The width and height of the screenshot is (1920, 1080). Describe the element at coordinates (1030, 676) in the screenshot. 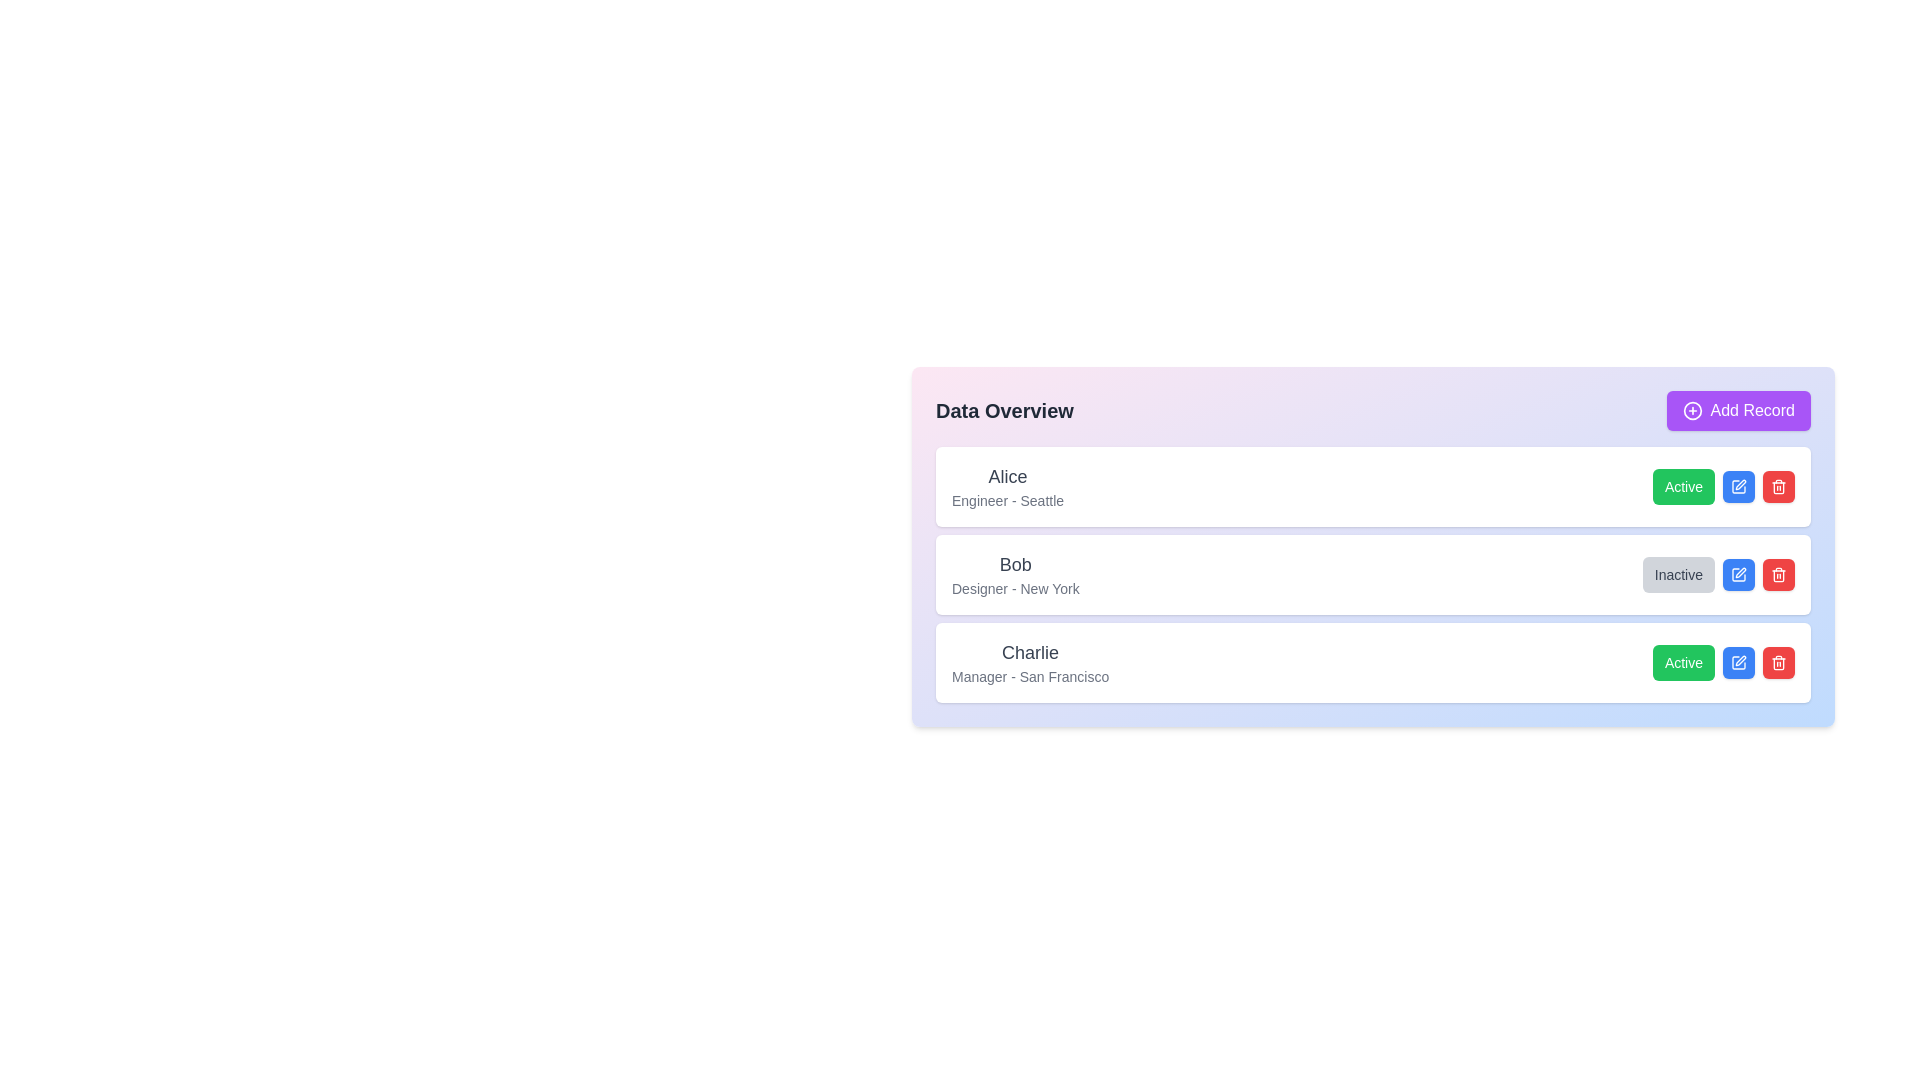

I see `the static text element displaying 'Manager - San Francisco', which is located below the bolded text 'Charlie' in the user details section` at that location.